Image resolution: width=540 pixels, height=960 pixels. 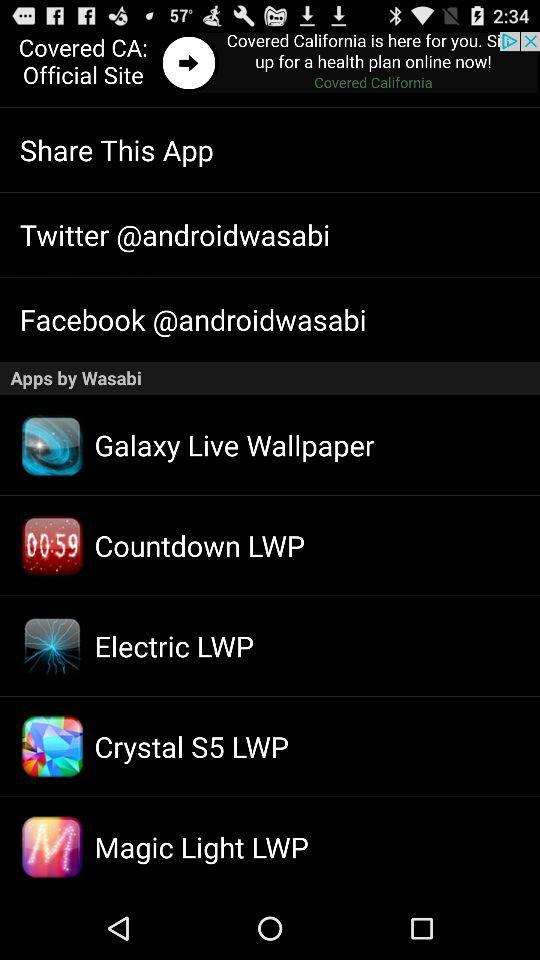 What do you see at coordinates (270, 64) in the screenshot?
I see `advertisement` at bounding box center [270, 64].